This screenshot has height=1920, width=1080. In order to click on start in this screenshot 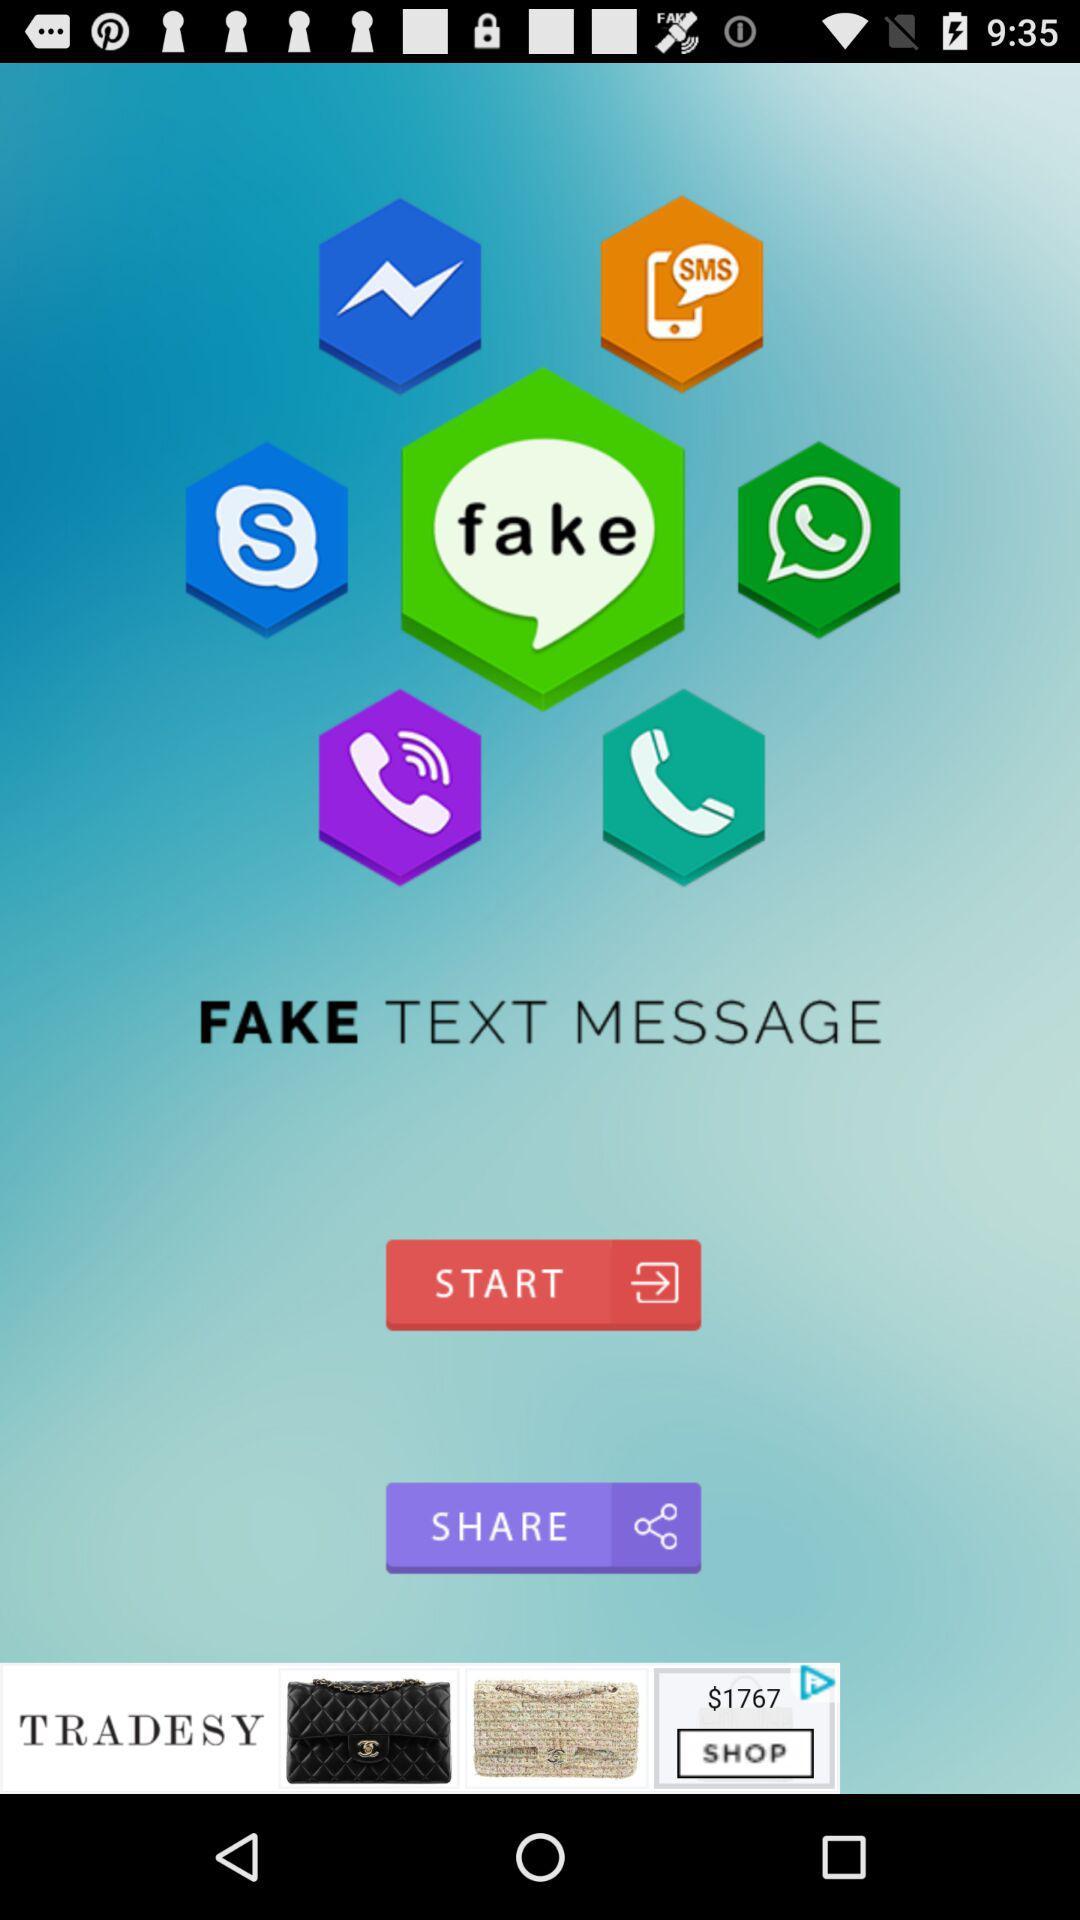, I will do `click(540, 1285)`.